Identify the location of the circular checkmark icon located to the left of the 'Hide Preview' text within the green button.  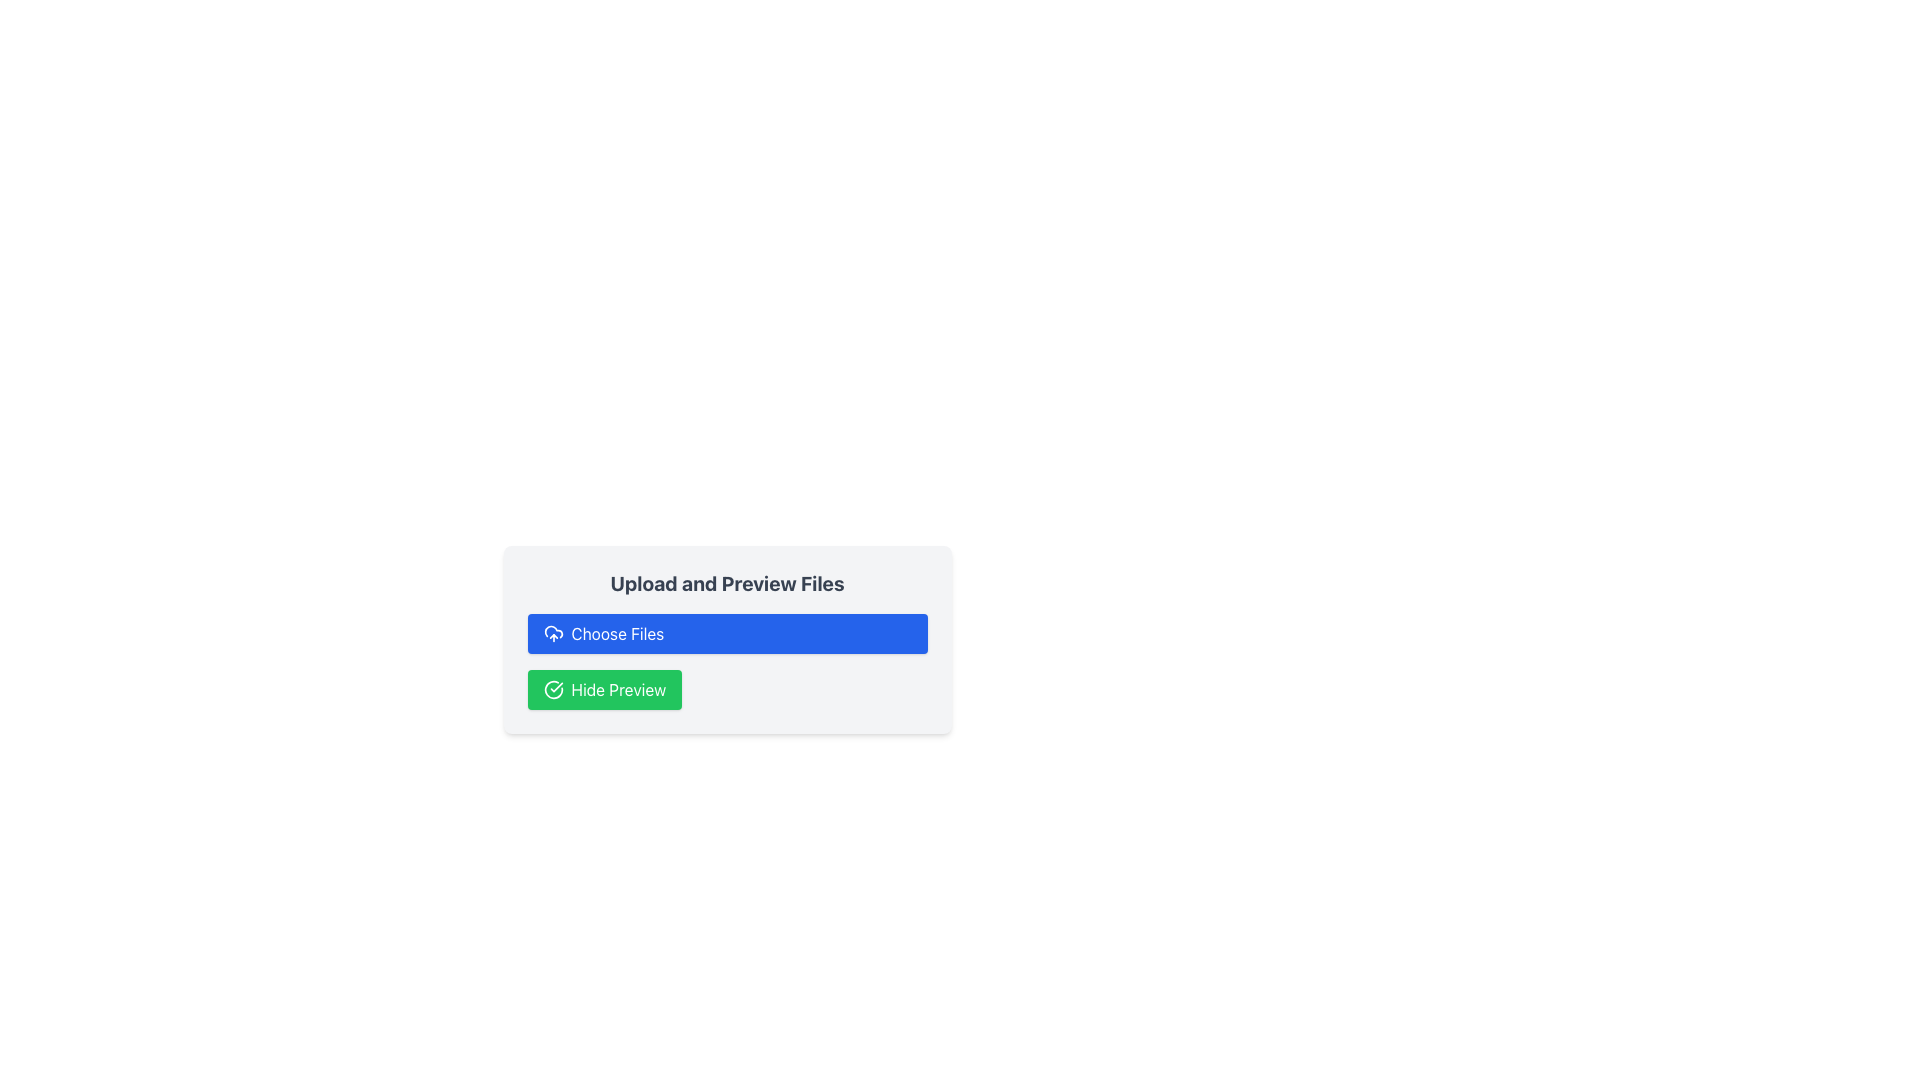
(553, 689).